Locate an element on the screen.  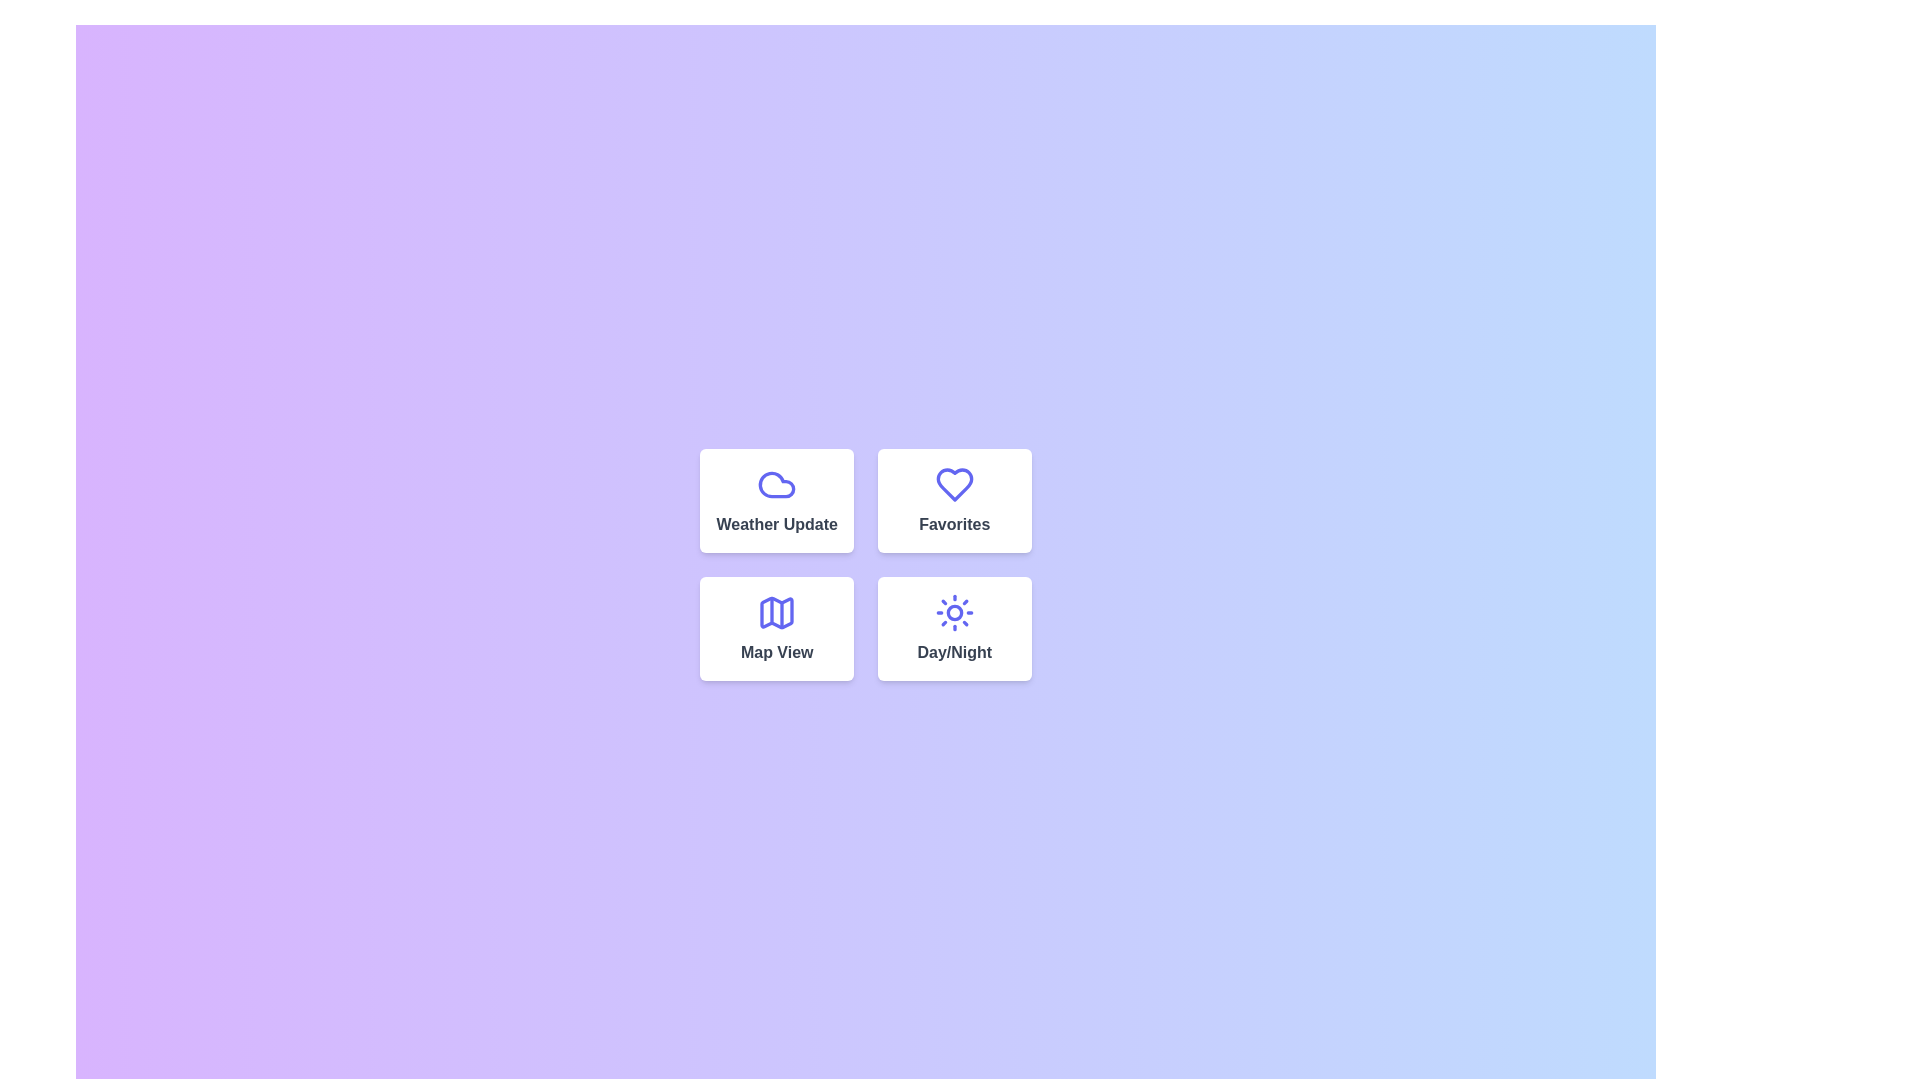
the central circle of the sun icon within the 'Day/Night' card located in the bottom-right of the grid of four cards is located at coordinates (953, 612).